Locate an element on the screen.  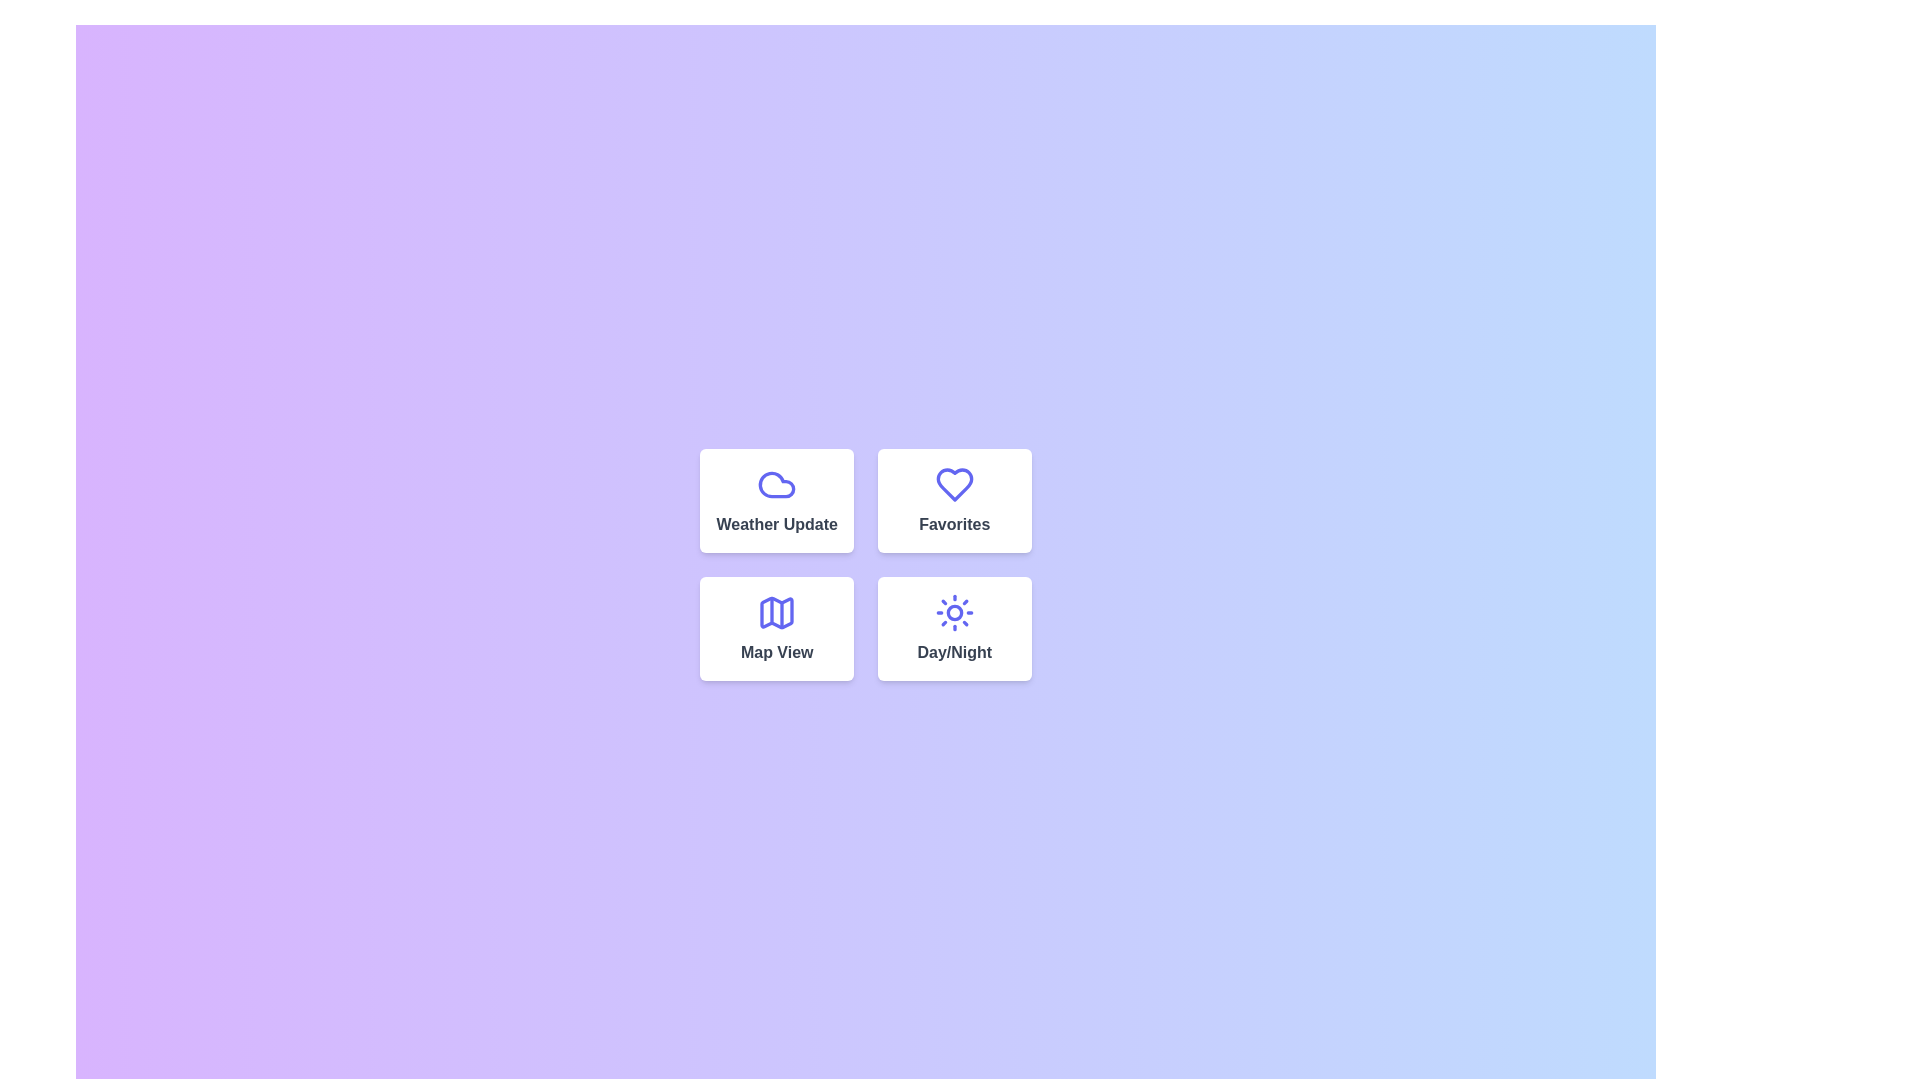
the central circle of the sun icon within the 'Day/Night' card located in the bottom-right of the grid of four cards is located at coordinates (953, 612).